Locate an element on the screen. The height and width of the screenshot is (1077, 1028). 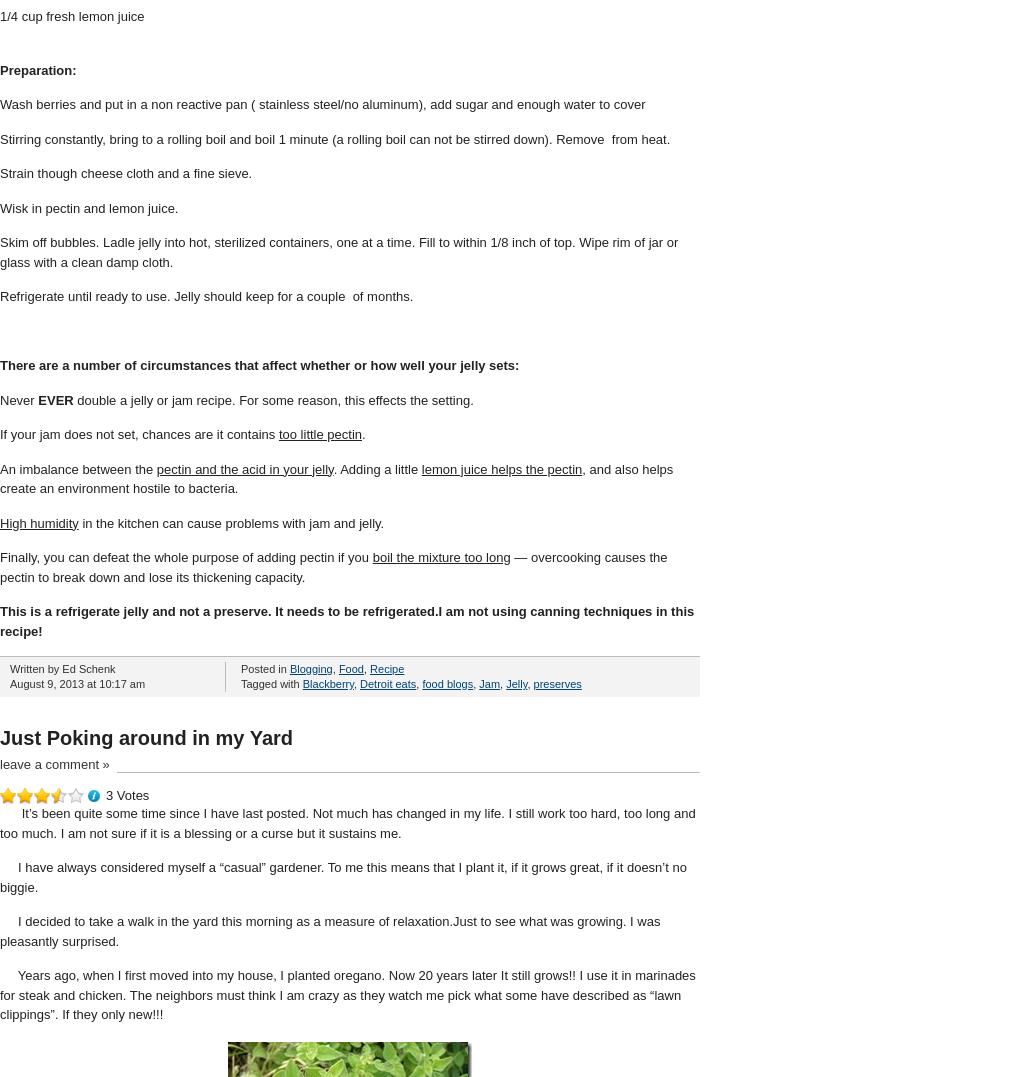
'lemon juice helps the pectin' is located at coordinates (500, 468).